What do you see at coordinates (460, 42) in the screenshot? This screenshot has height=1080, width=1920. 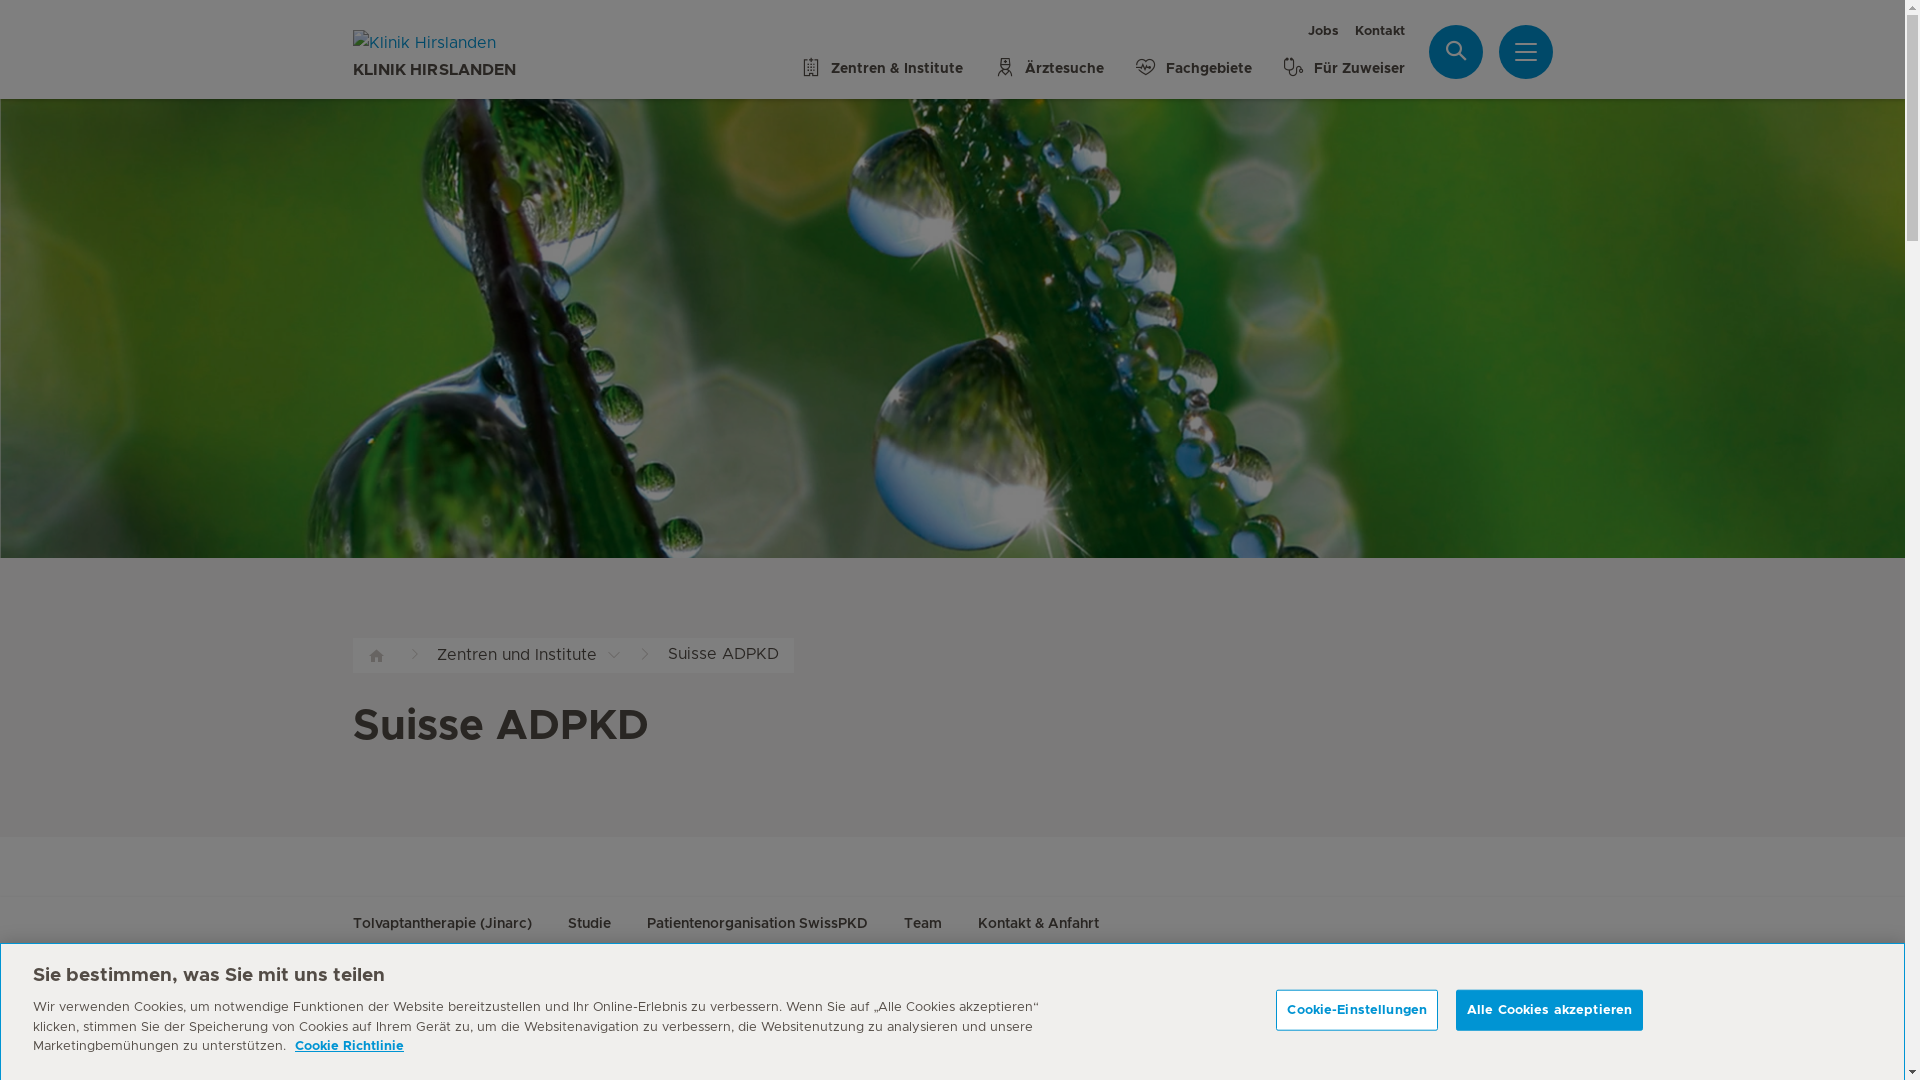 I see `'Klinik Hirslanden'` at bounding box center [460, 42].